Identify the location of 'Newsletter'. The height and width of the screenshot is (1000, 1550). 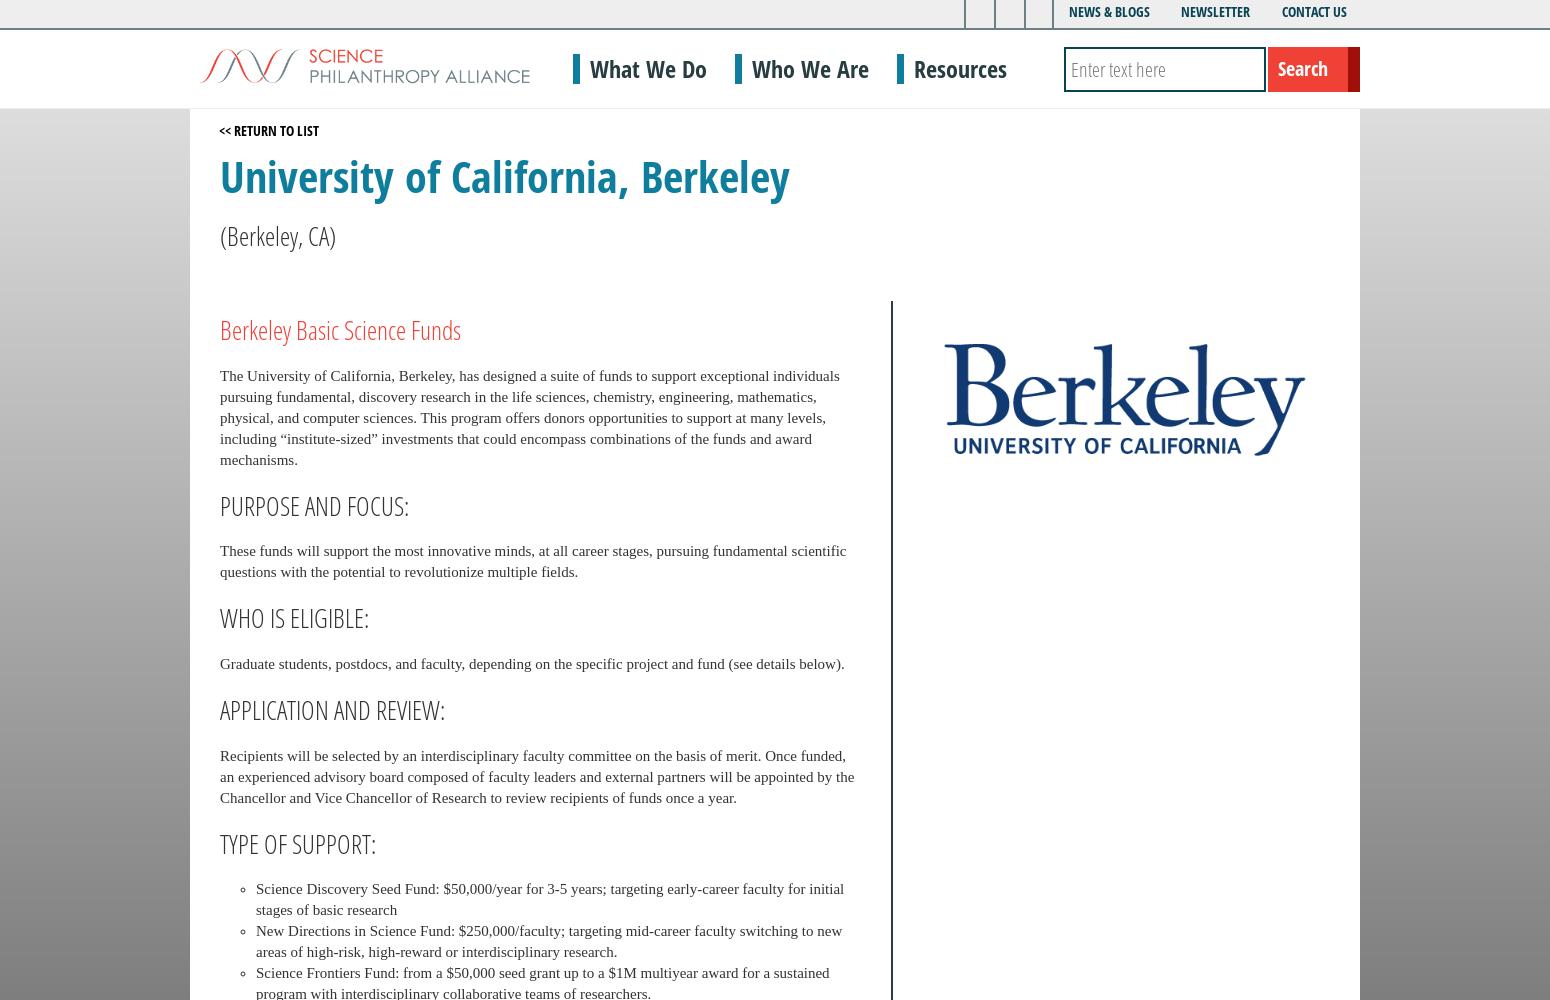
(1215, 10).